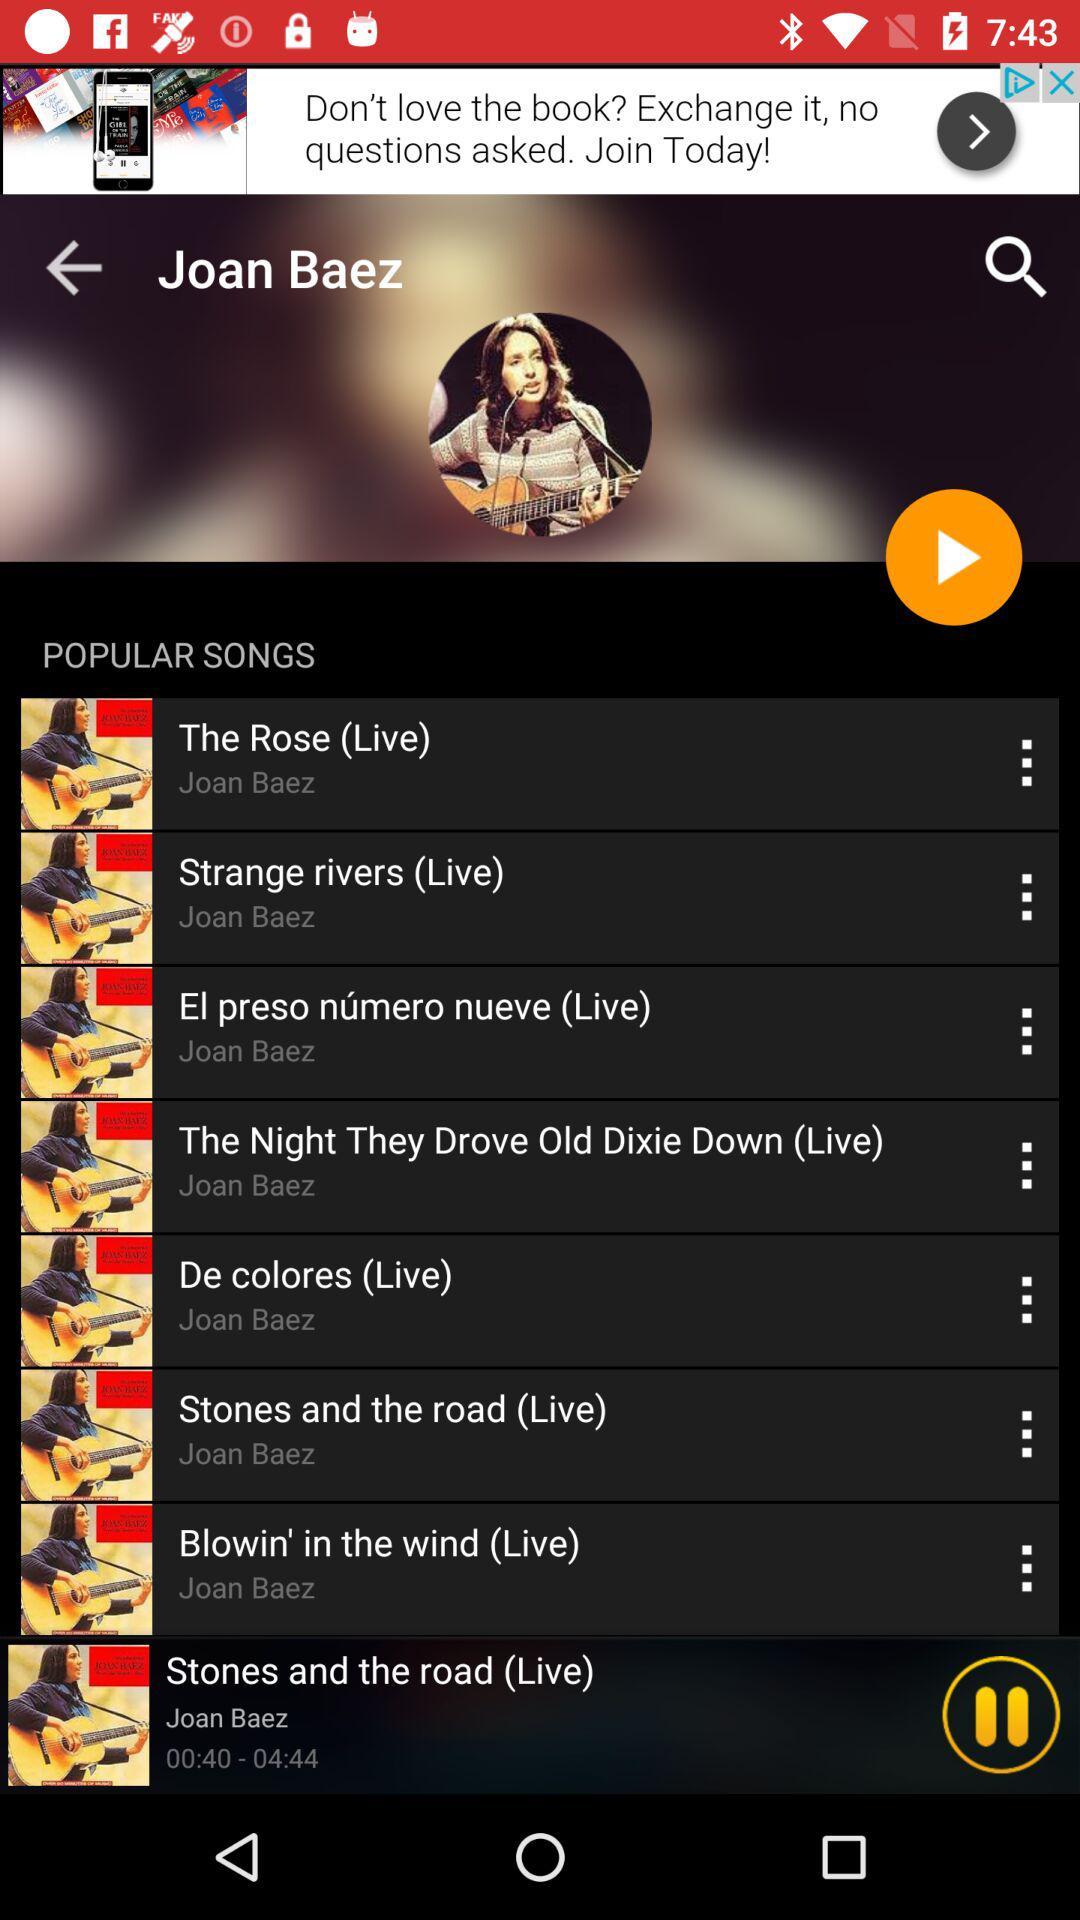  What do you see at coordinates (1027, 896) in the screenshot?
I see `the more icon` at bounding box center [1027, 896].